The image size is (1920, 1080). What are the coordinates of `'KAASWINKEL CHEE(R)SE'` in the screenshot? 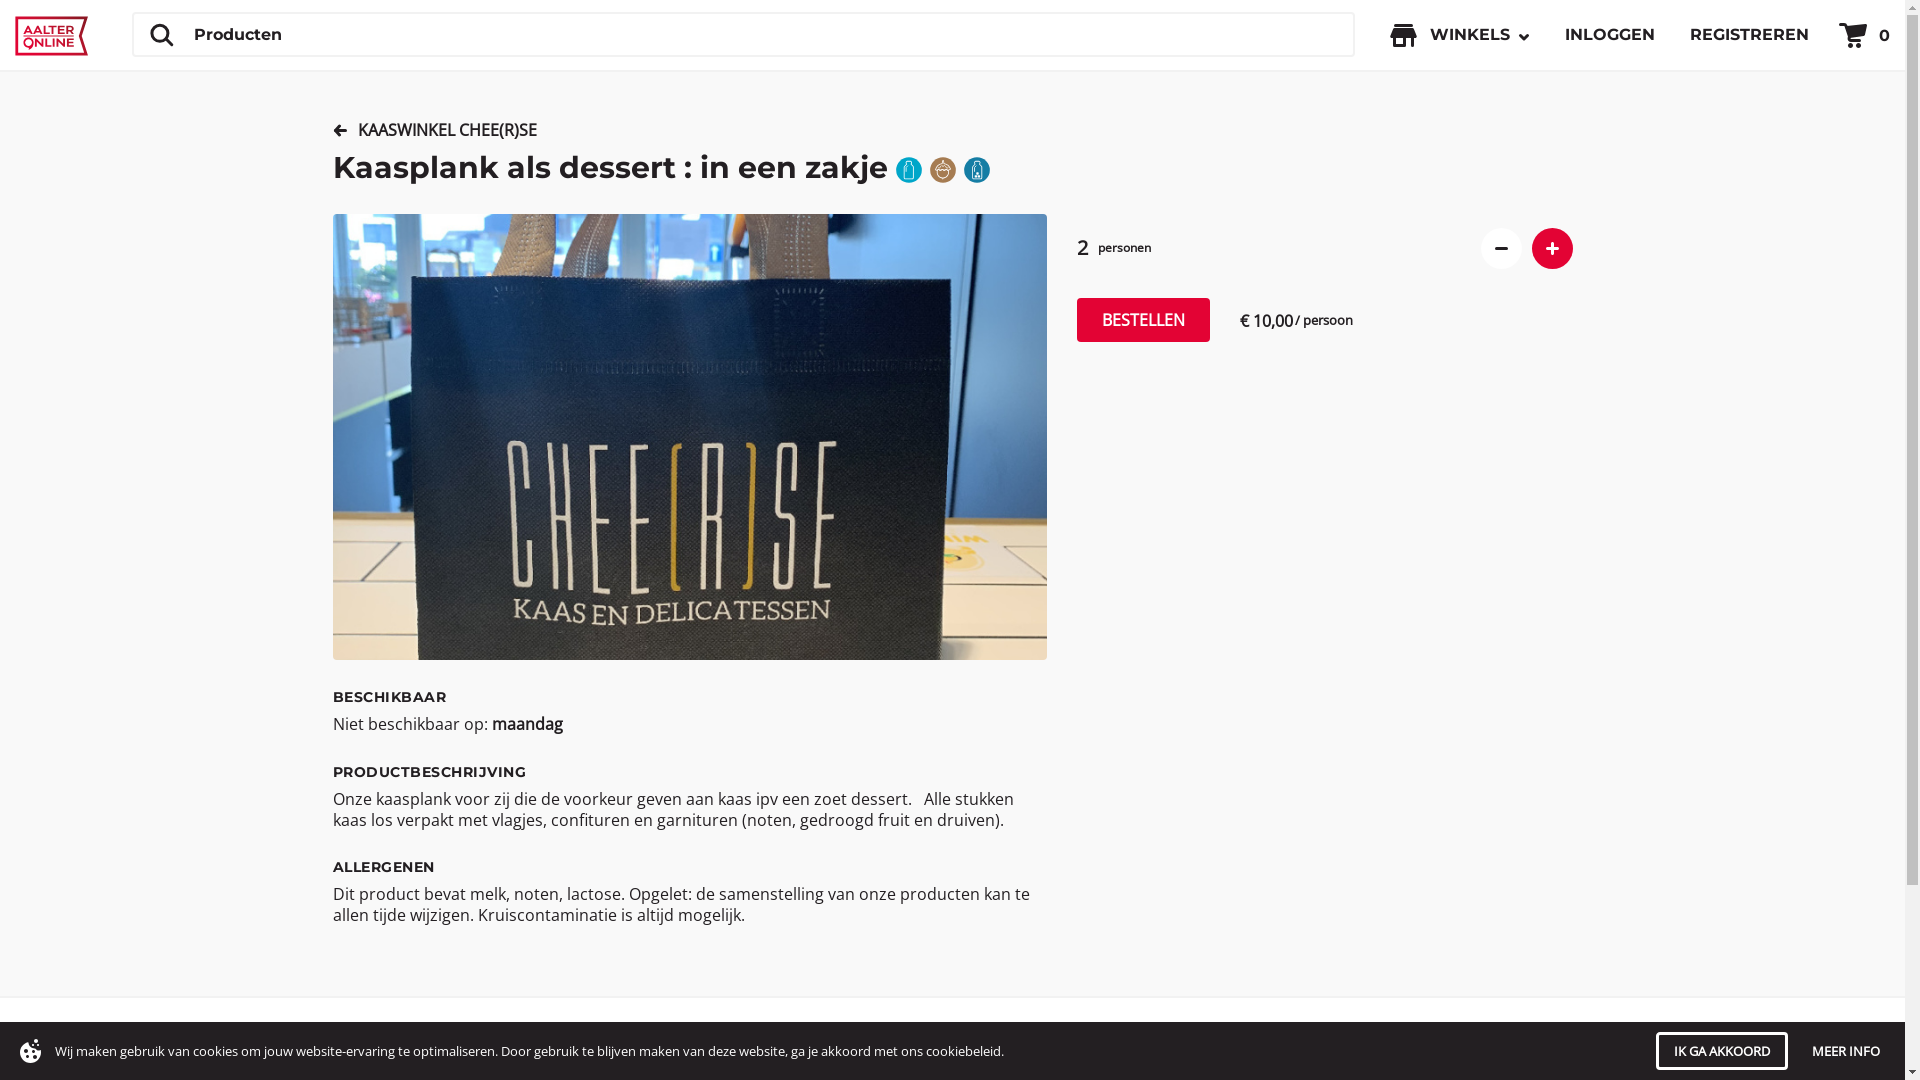 It's located at (437, 130).